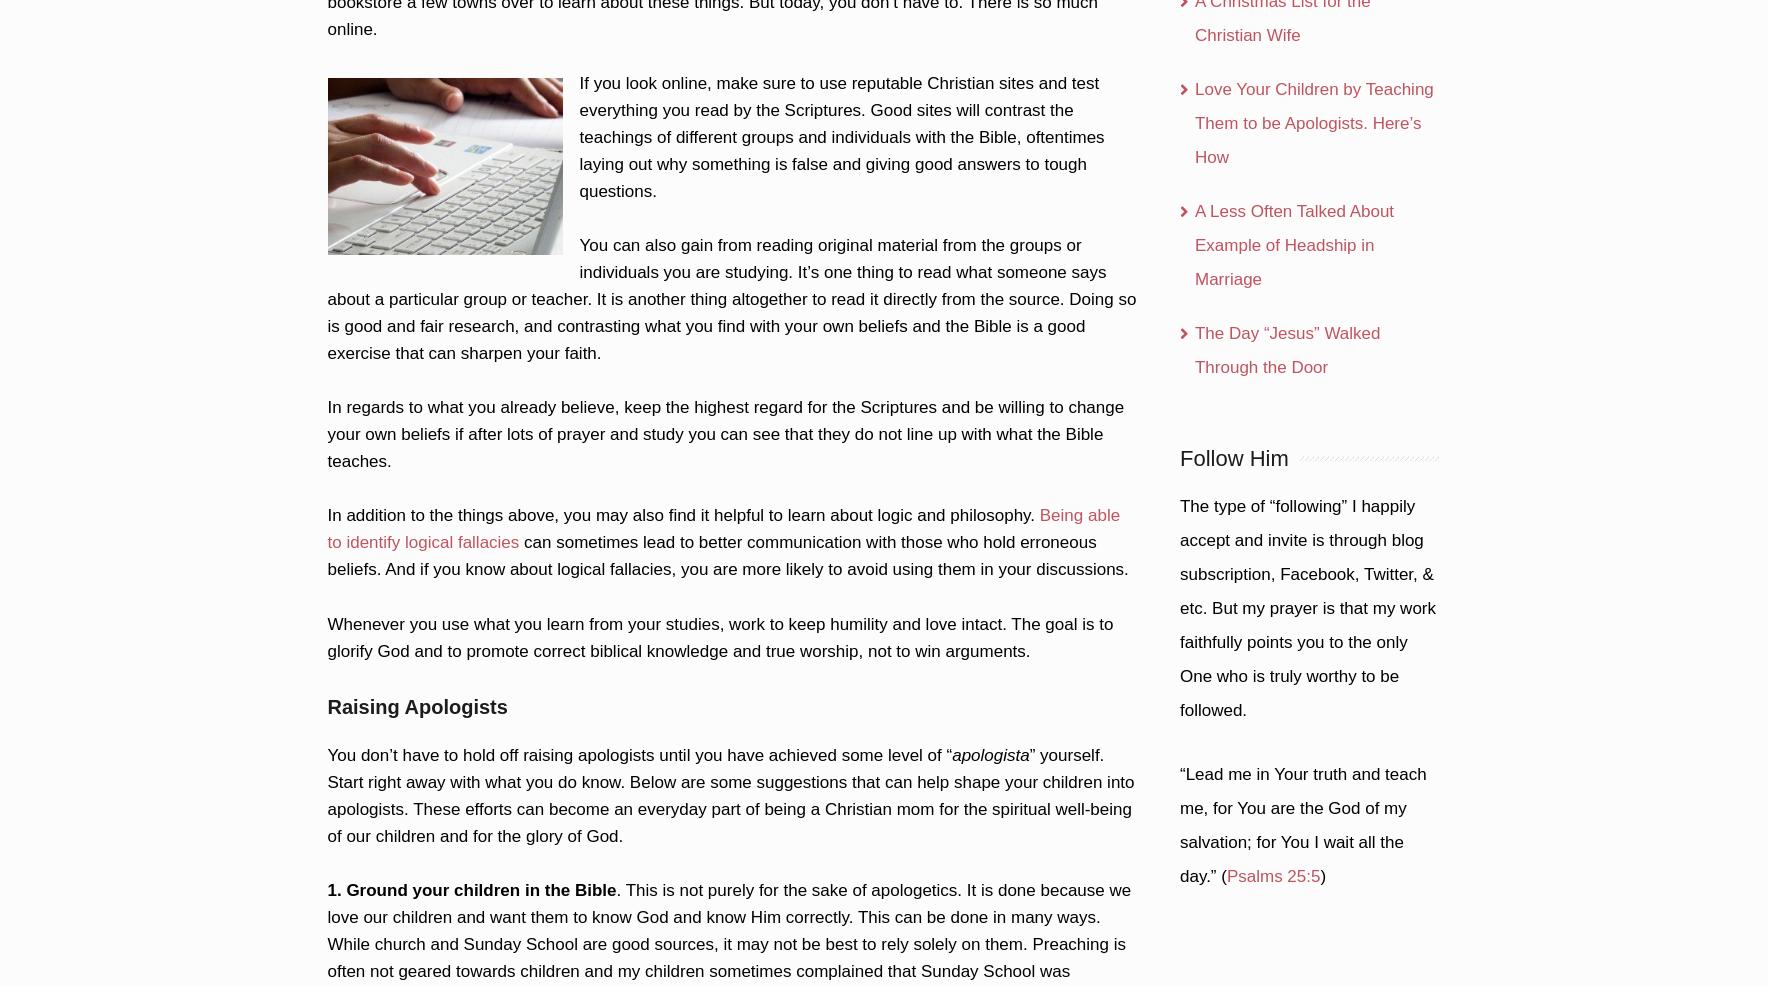 The image size is (1768, 986). What do you see at coordinates (1179, 458) in the screenshot?
I see `'Follow Him'` at bounding box center [1179, 458].